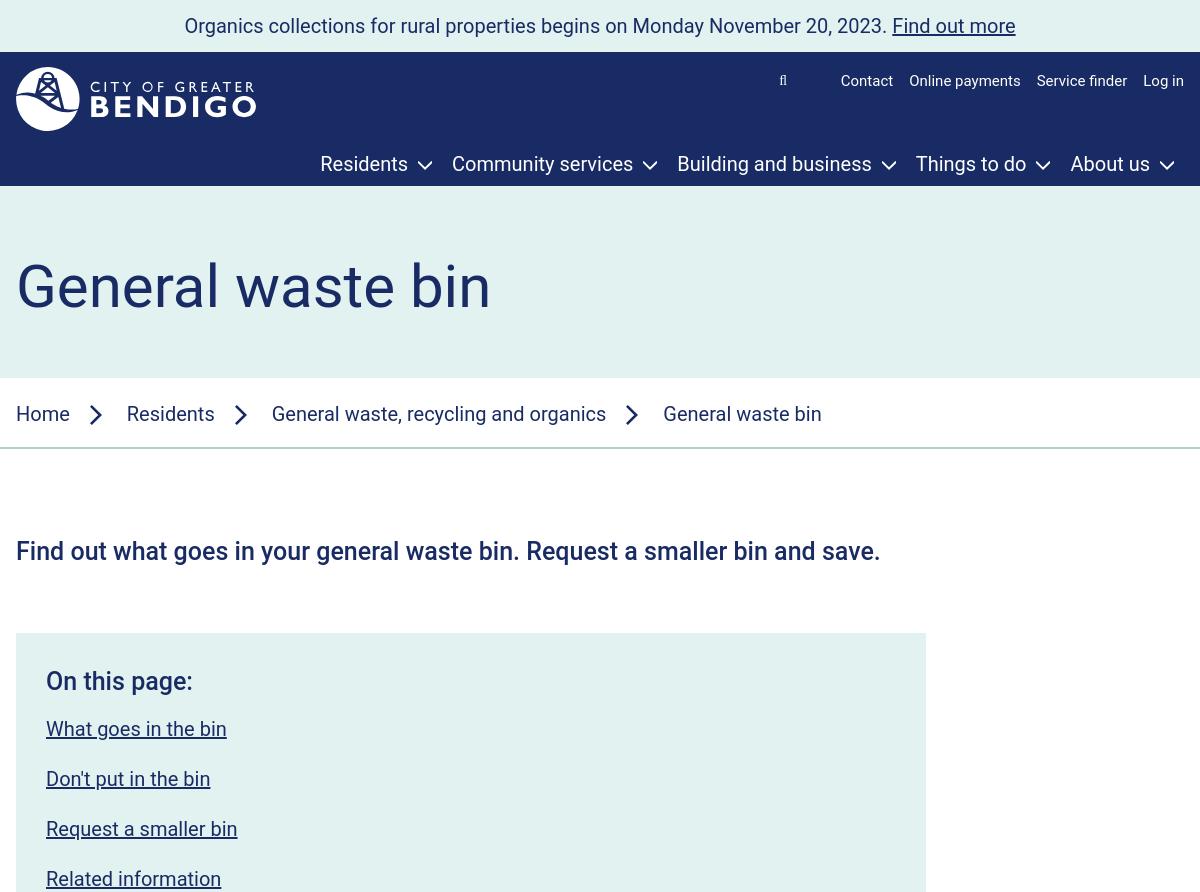  Describe the element at coordinates (438, 411) in the screenshot. I see `'General waste, recycling and organics'` at that location.